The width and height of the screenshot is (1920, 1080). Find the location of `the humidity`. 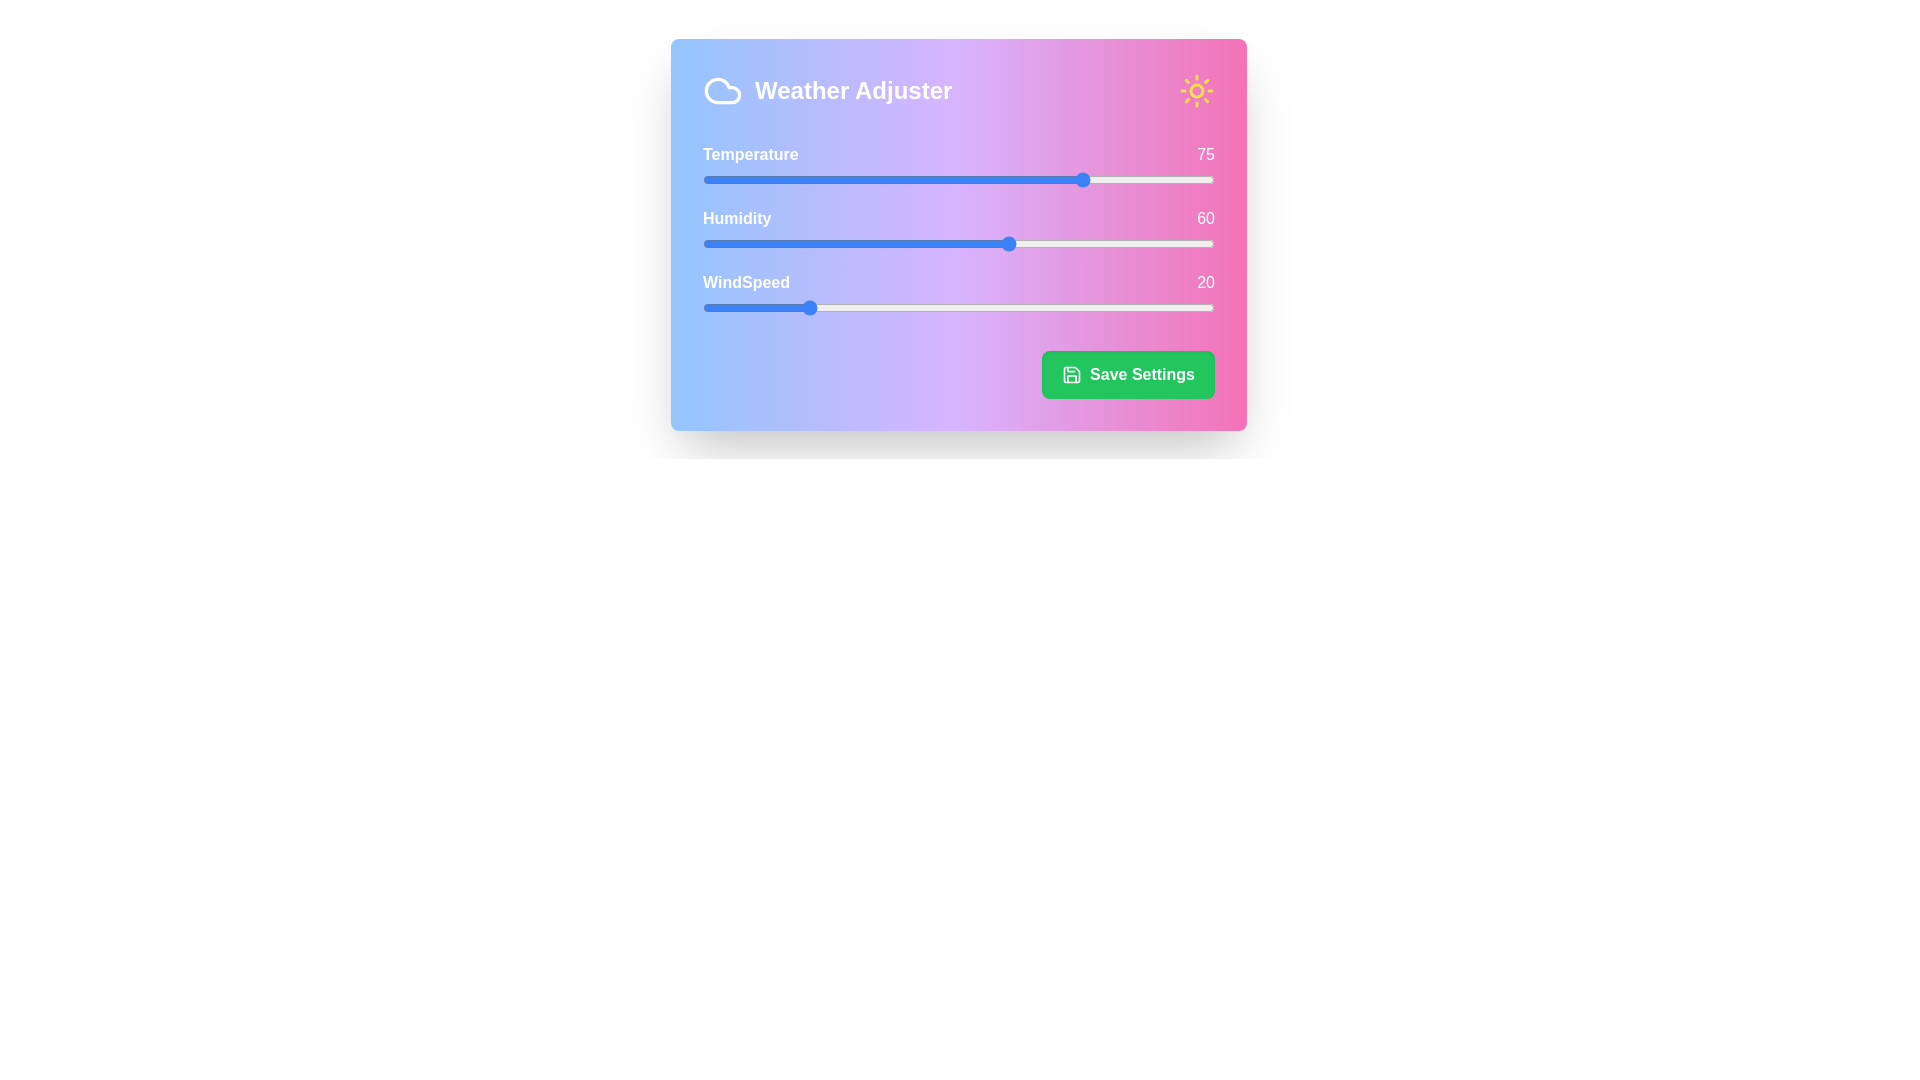

the humidity is located at coordinates (1045, 242).